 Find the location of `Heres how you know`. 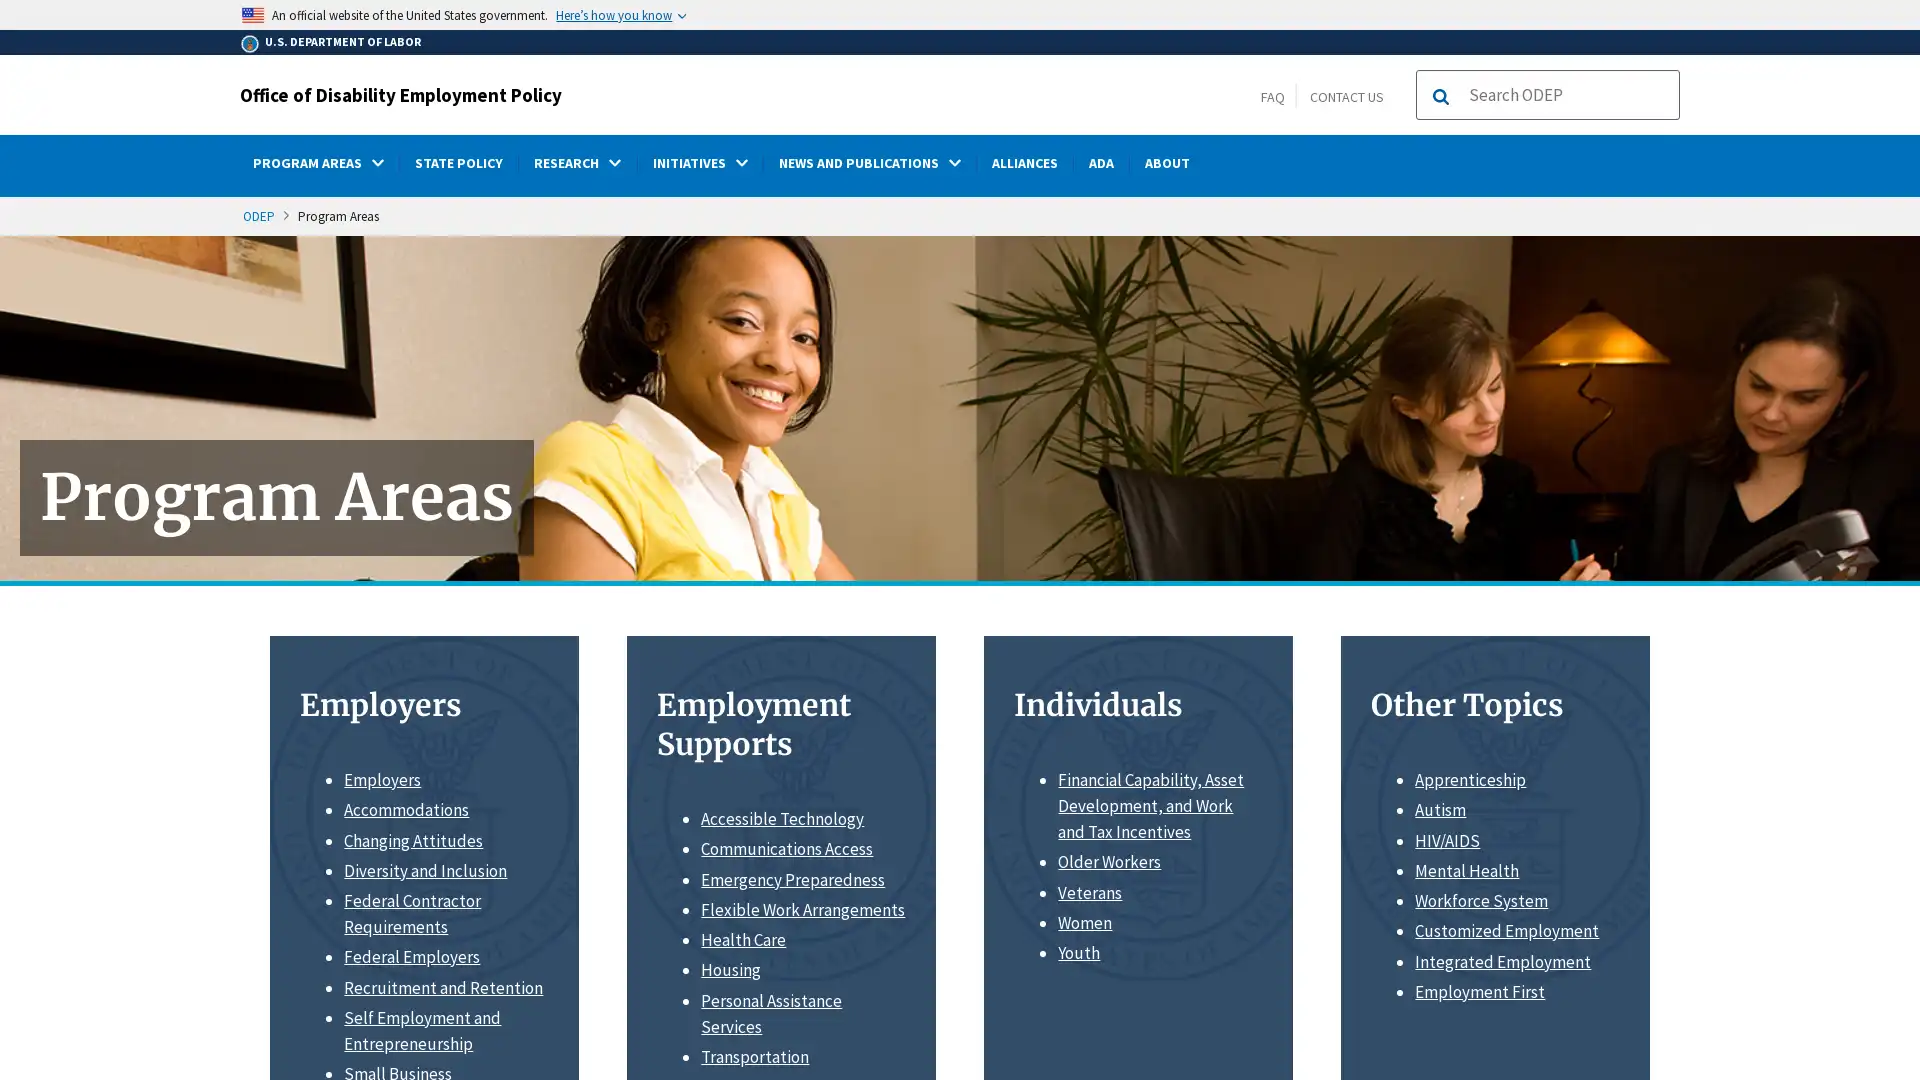

Heres how you know is located at coordinates (619, 14).